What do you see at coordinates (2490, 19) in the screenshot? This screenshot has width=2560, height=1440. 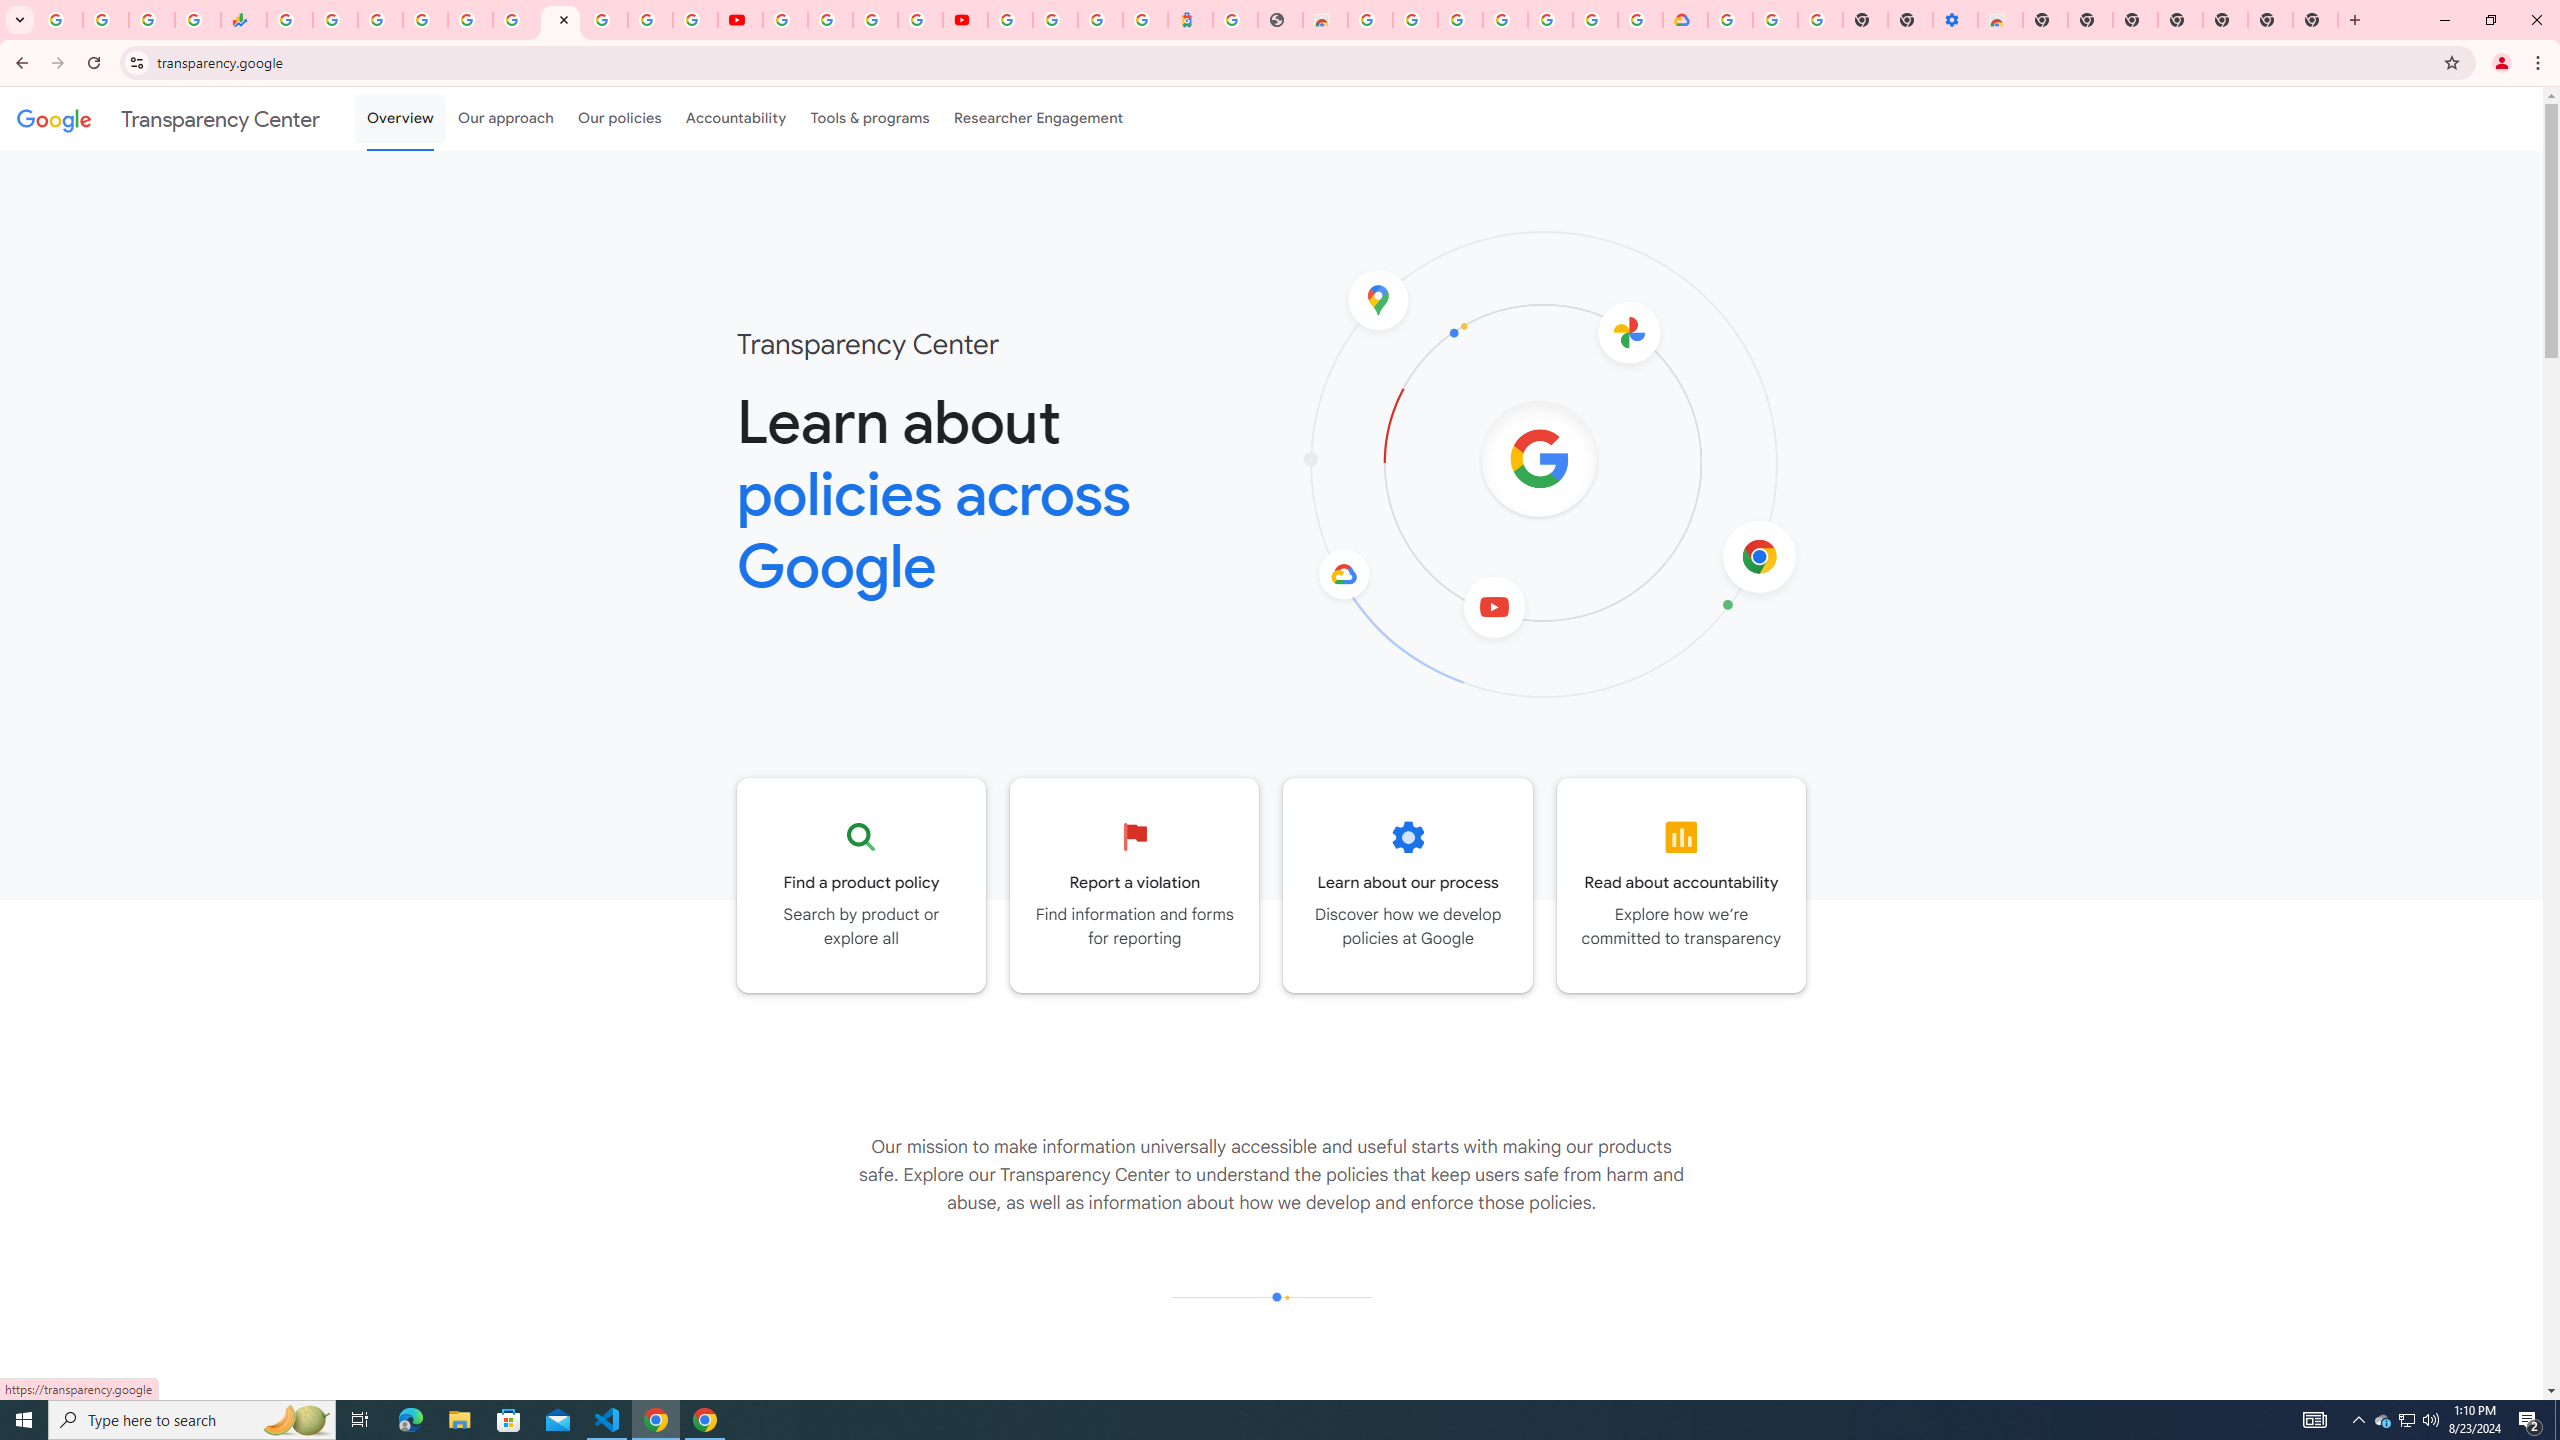 I see `'Restore'` at bounding box center [2490, 19].